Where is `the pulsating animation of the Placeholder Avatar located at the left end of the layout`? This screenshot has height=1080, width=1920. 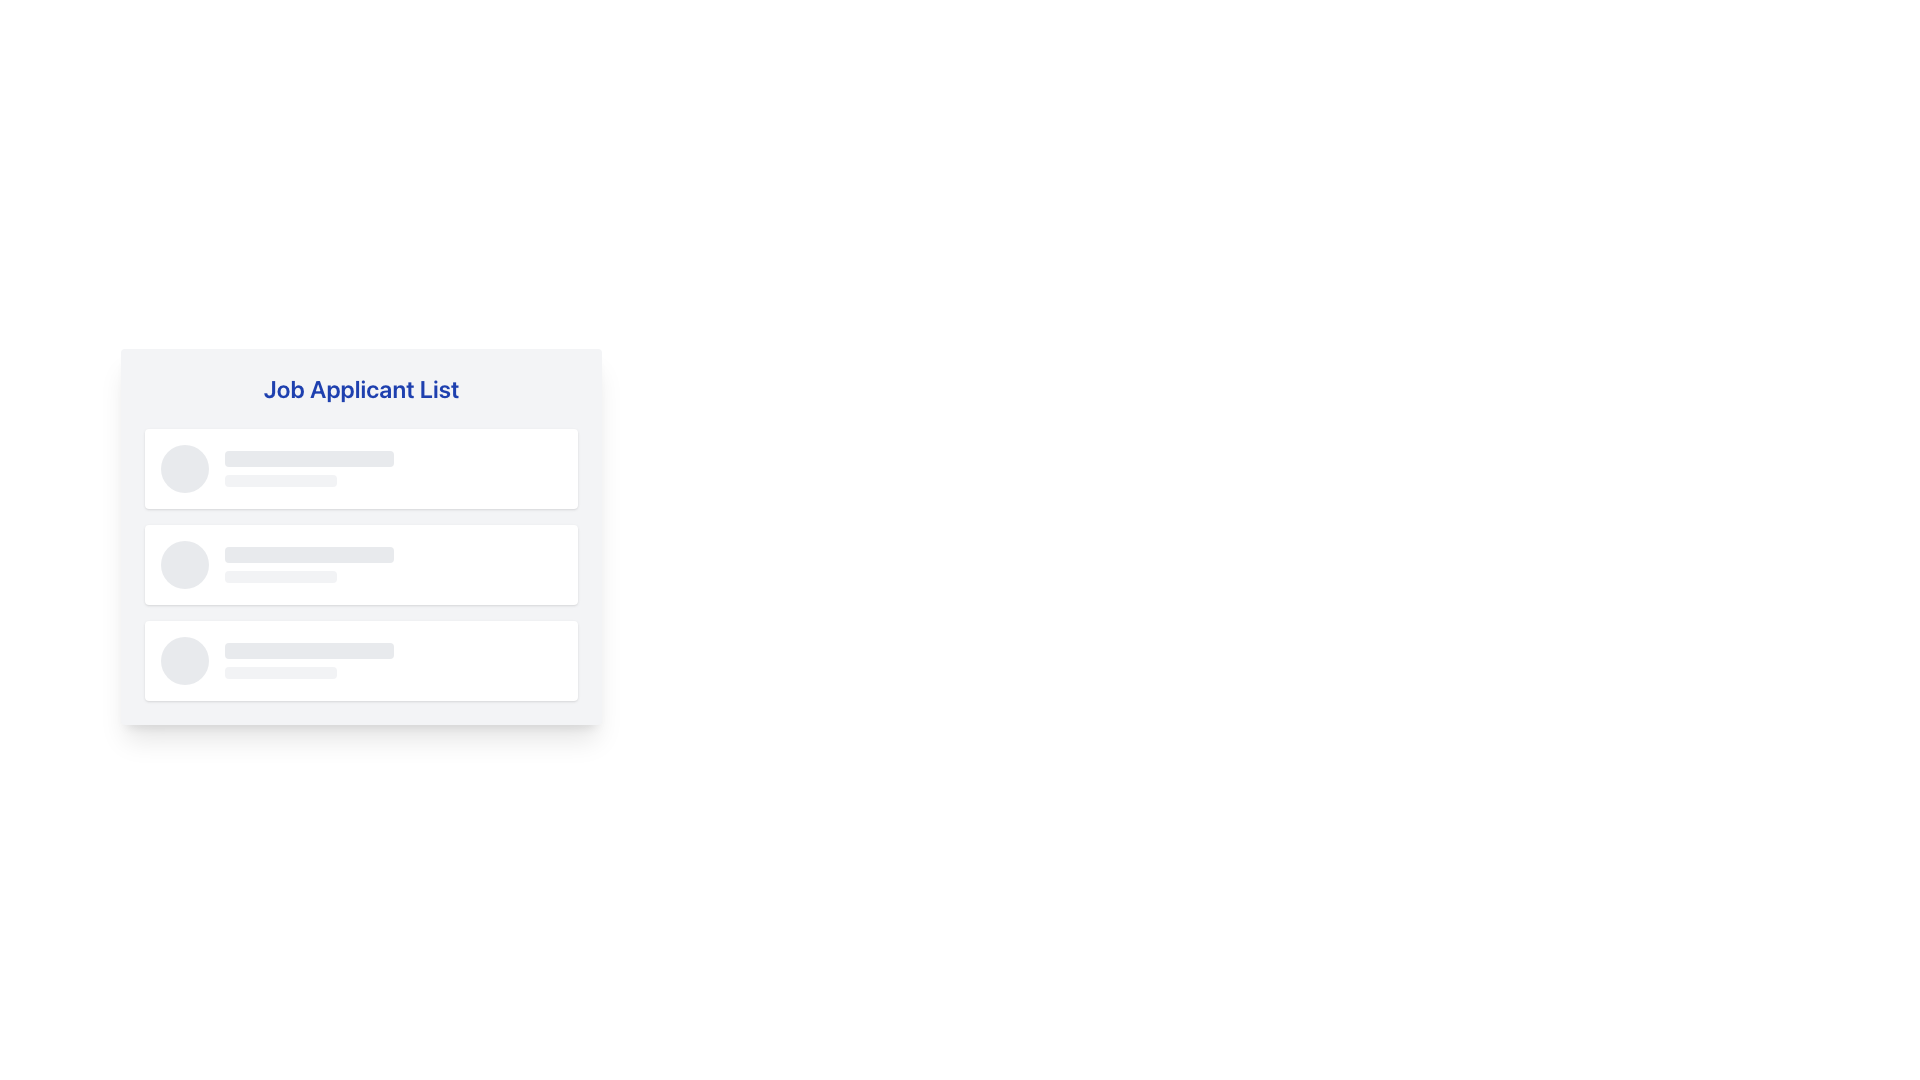 the pulsating animation of the Placeholder Avatar located at the left end of the layout is located at coordinates (185, 564).